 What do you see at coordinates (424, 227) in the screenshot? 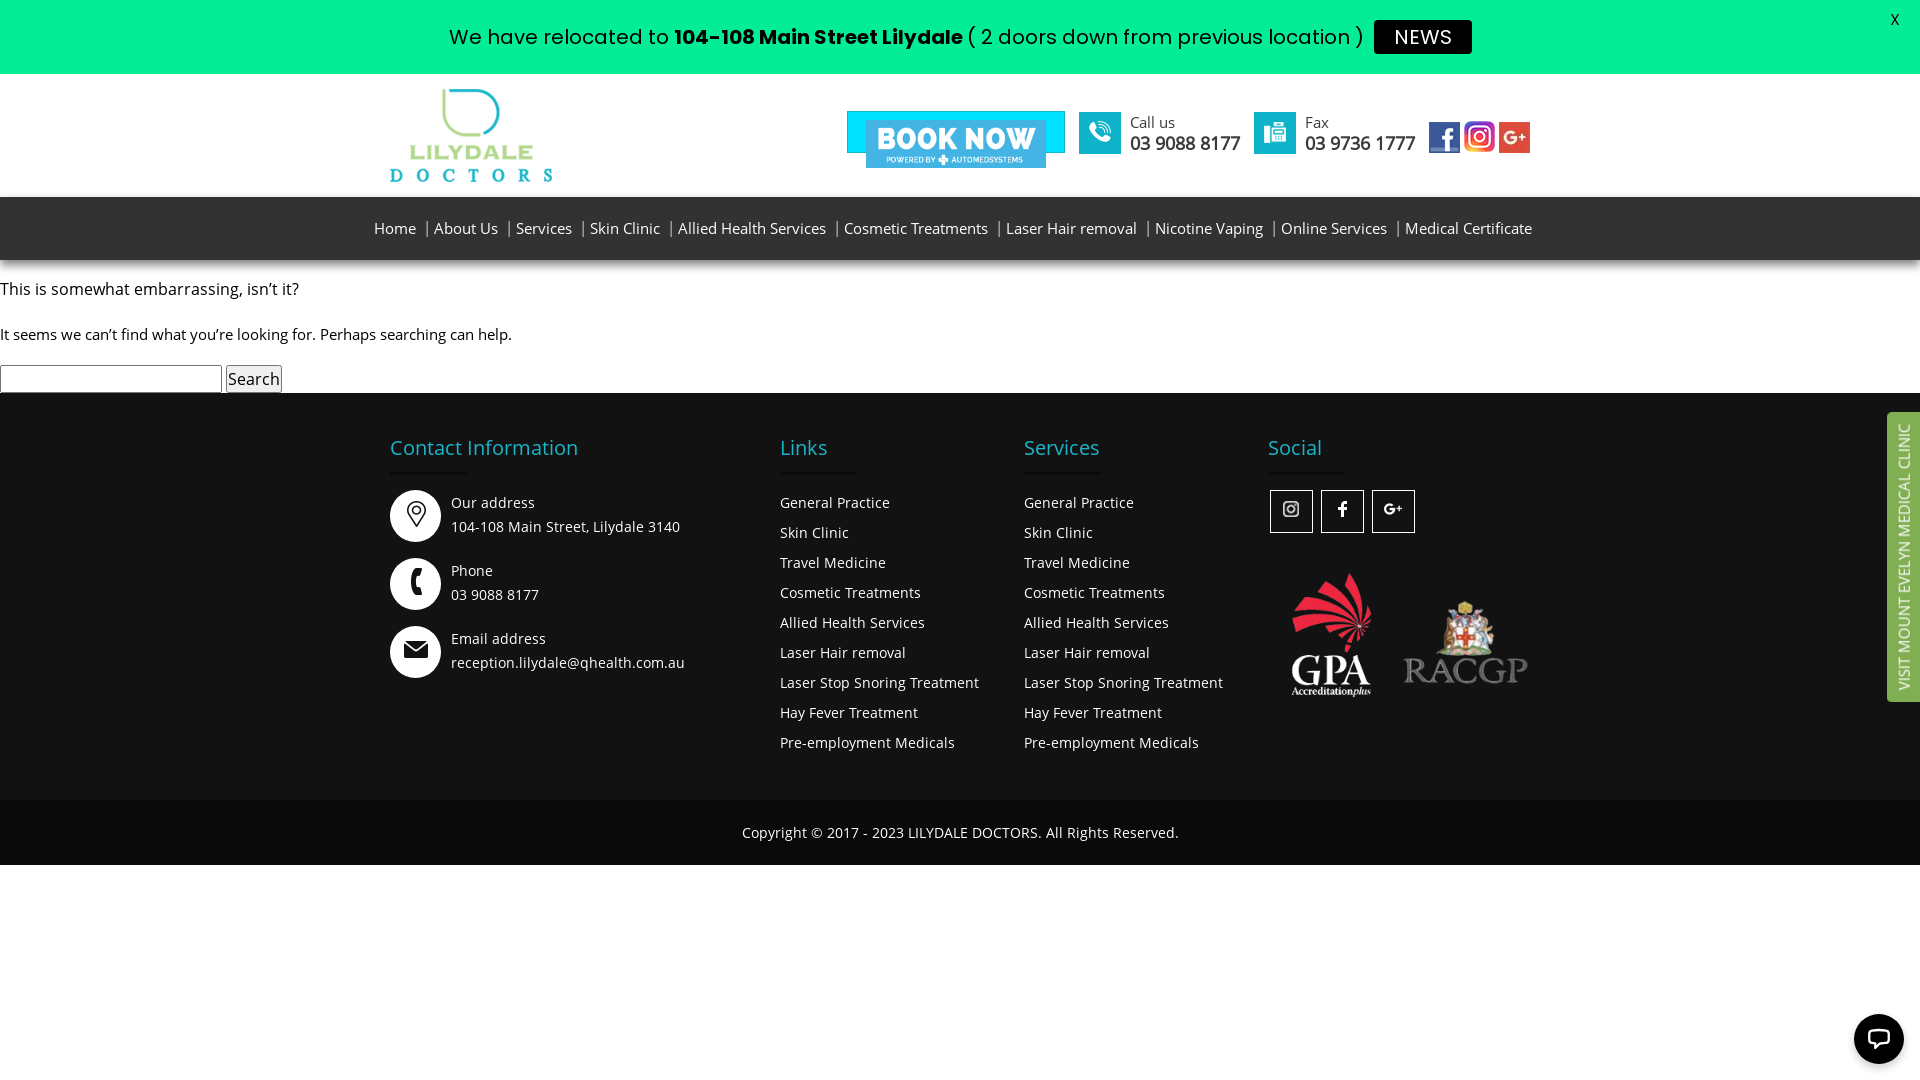
I see `'About Us'` at bounding box center [424, 227].